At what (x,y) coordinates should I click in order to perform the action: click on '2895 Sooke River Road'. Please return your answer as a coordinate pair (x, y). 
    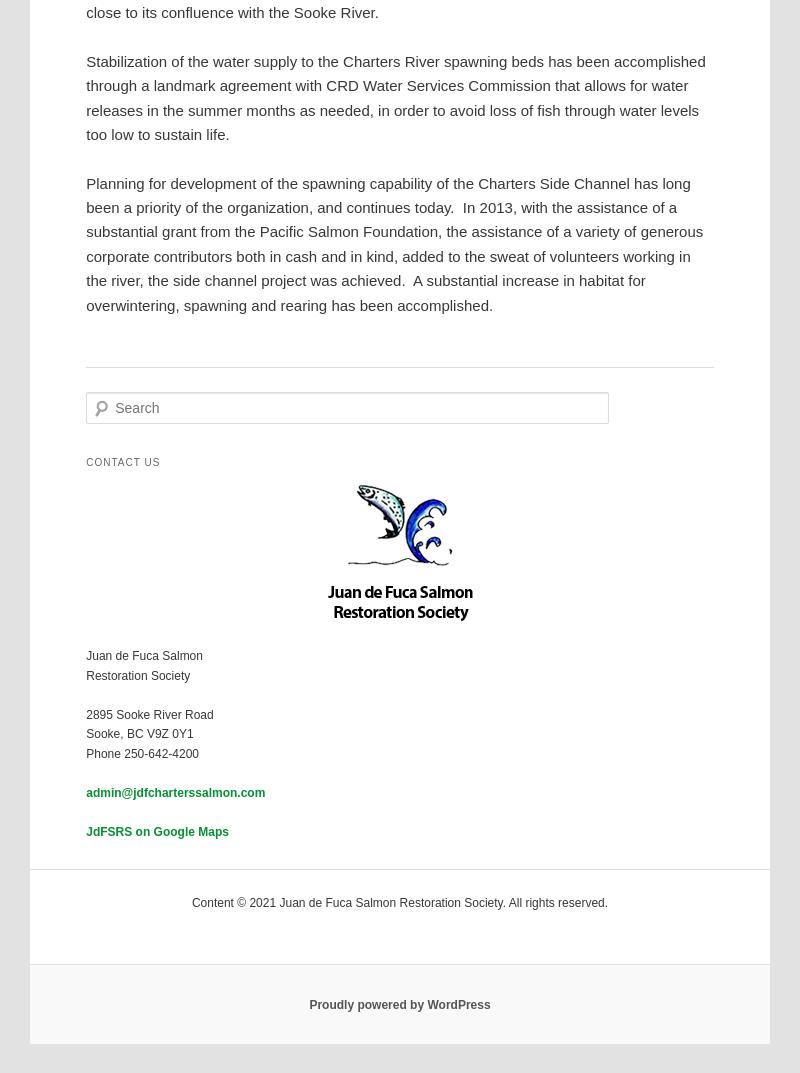
    Looking at the image, I should click on (149, 713).